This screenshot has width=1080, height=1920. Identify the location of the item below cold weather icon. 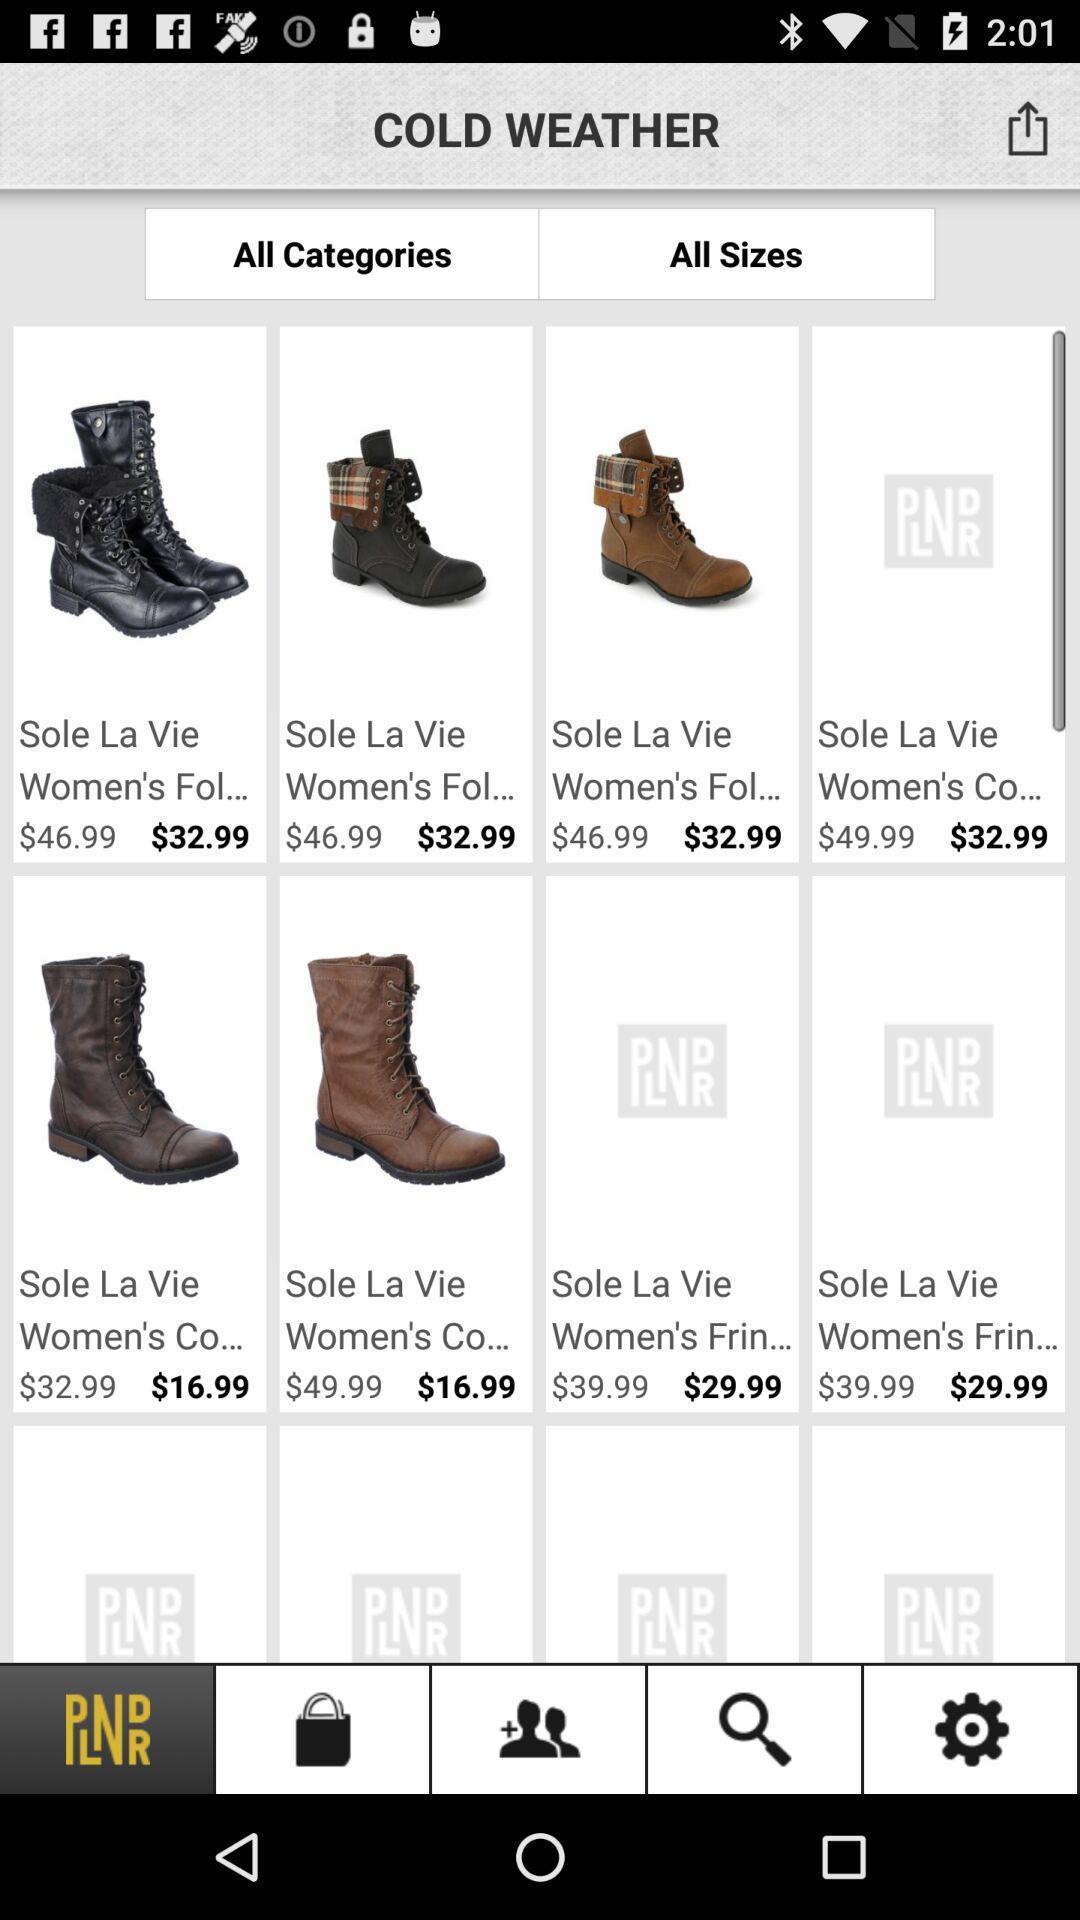
(341, 252).